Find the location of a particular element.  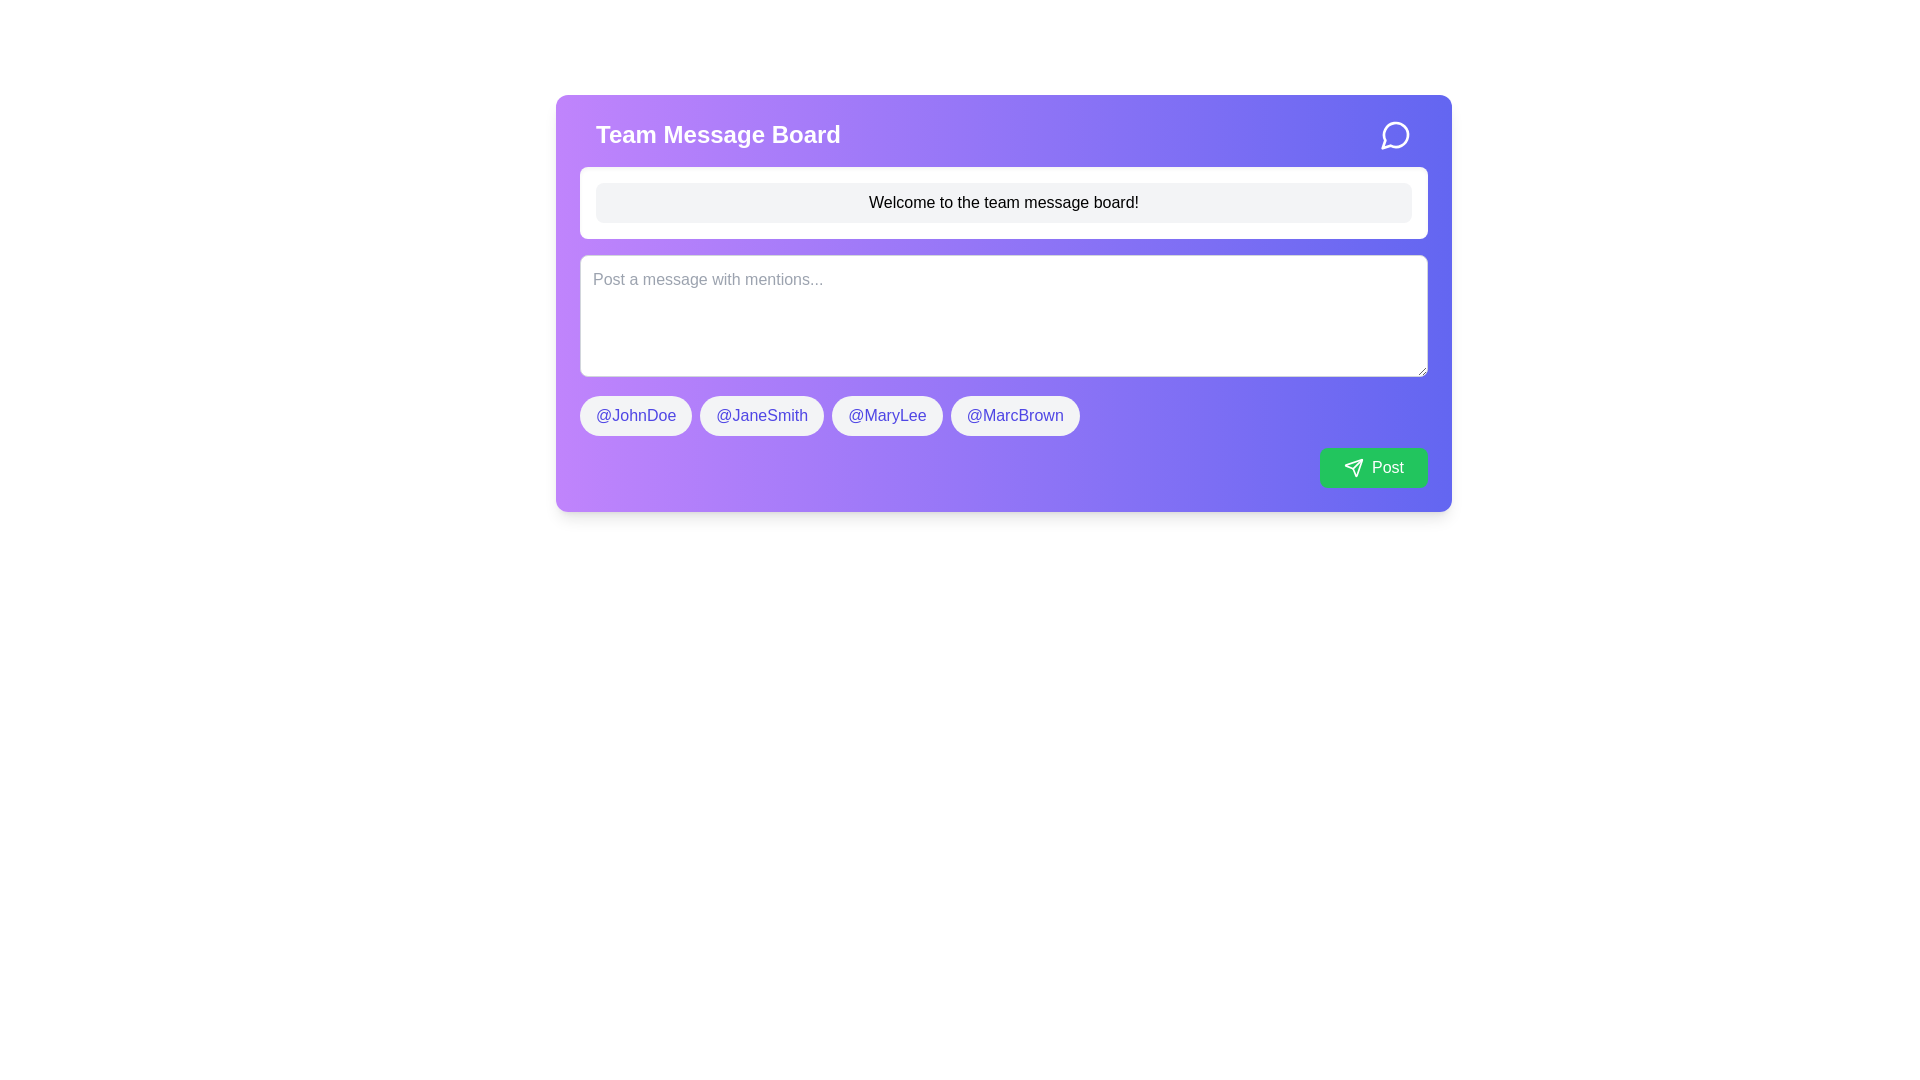

the Banner message card which has a white background and contains the text 'Welcome to the team message board!' centered within it is located at coordinates (1003, 203).